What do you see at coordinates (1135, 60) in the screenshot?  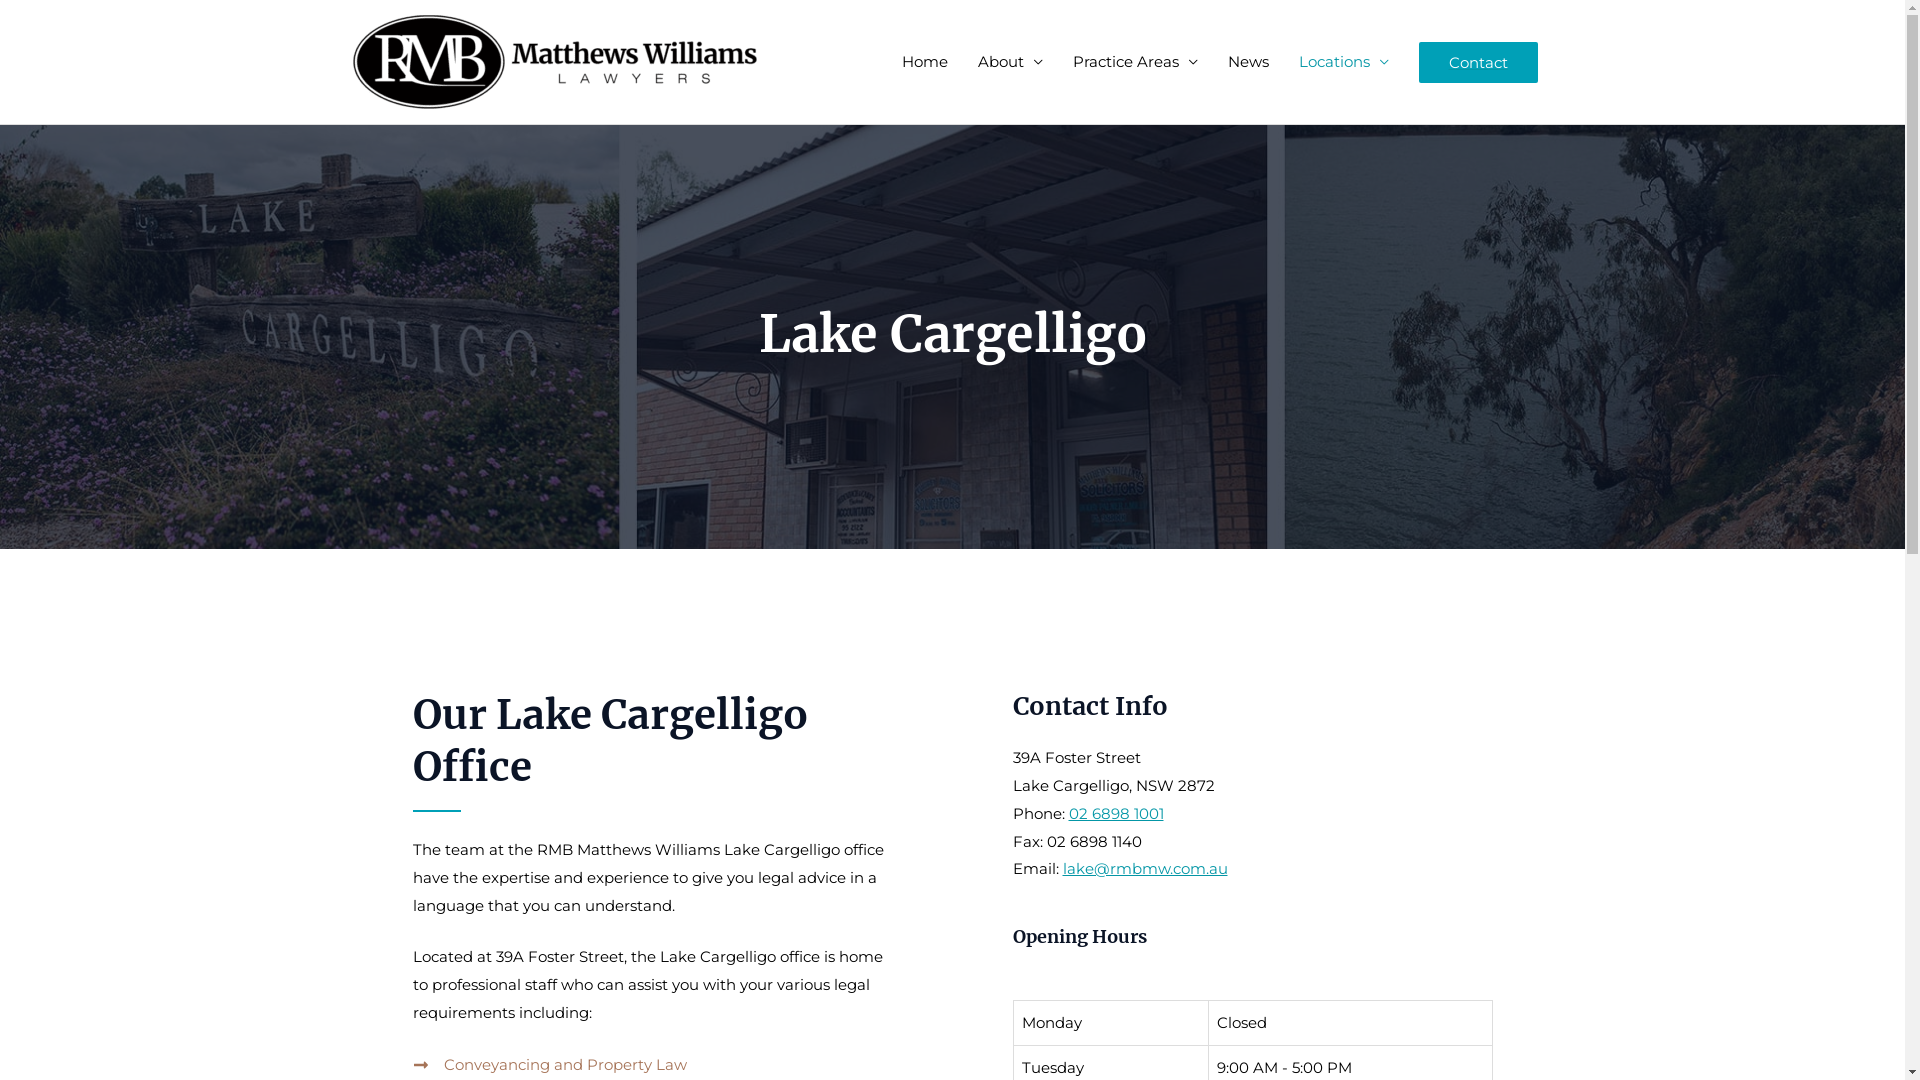 I see `'Practice Areas'` at bounding box center [1135, 60].